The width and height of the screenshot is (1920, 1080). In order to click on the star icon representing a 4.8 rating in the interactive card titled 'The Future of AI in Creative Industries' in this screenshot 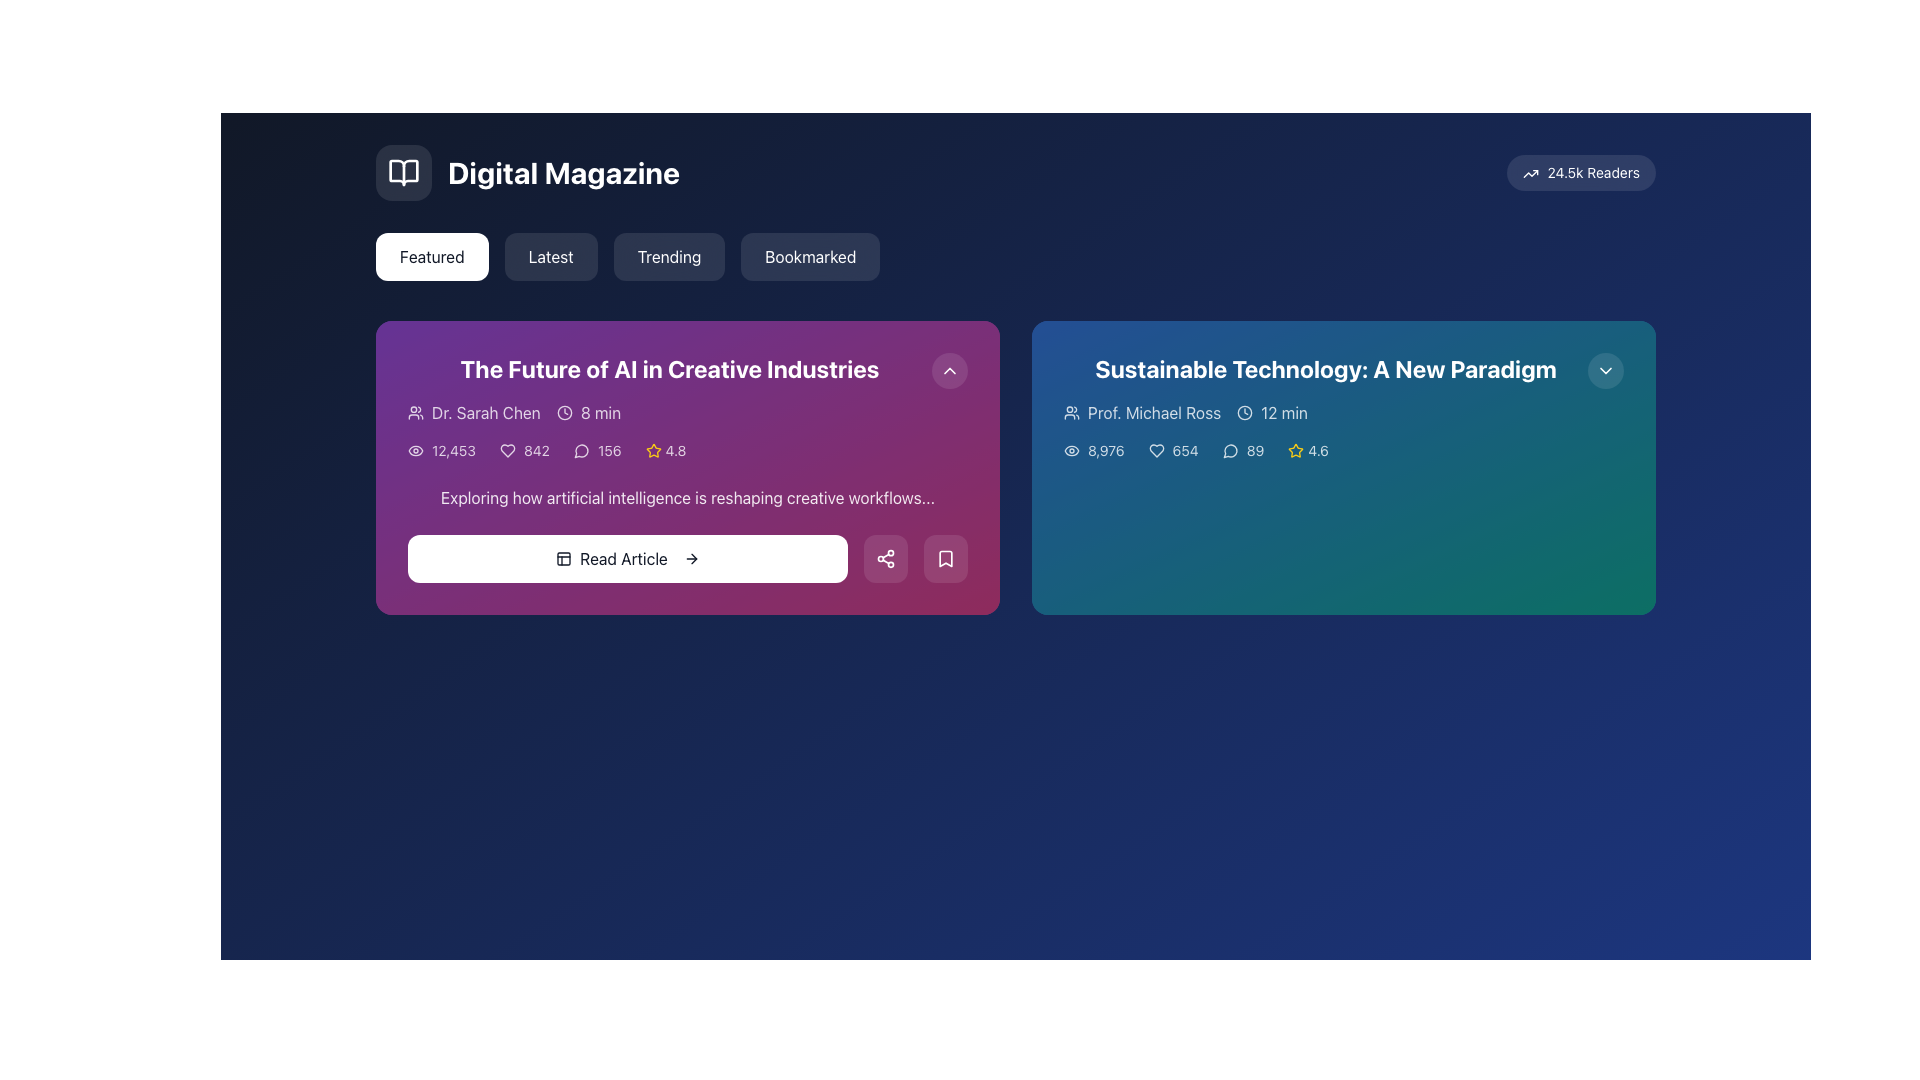, I will do `click(653, 450)`.